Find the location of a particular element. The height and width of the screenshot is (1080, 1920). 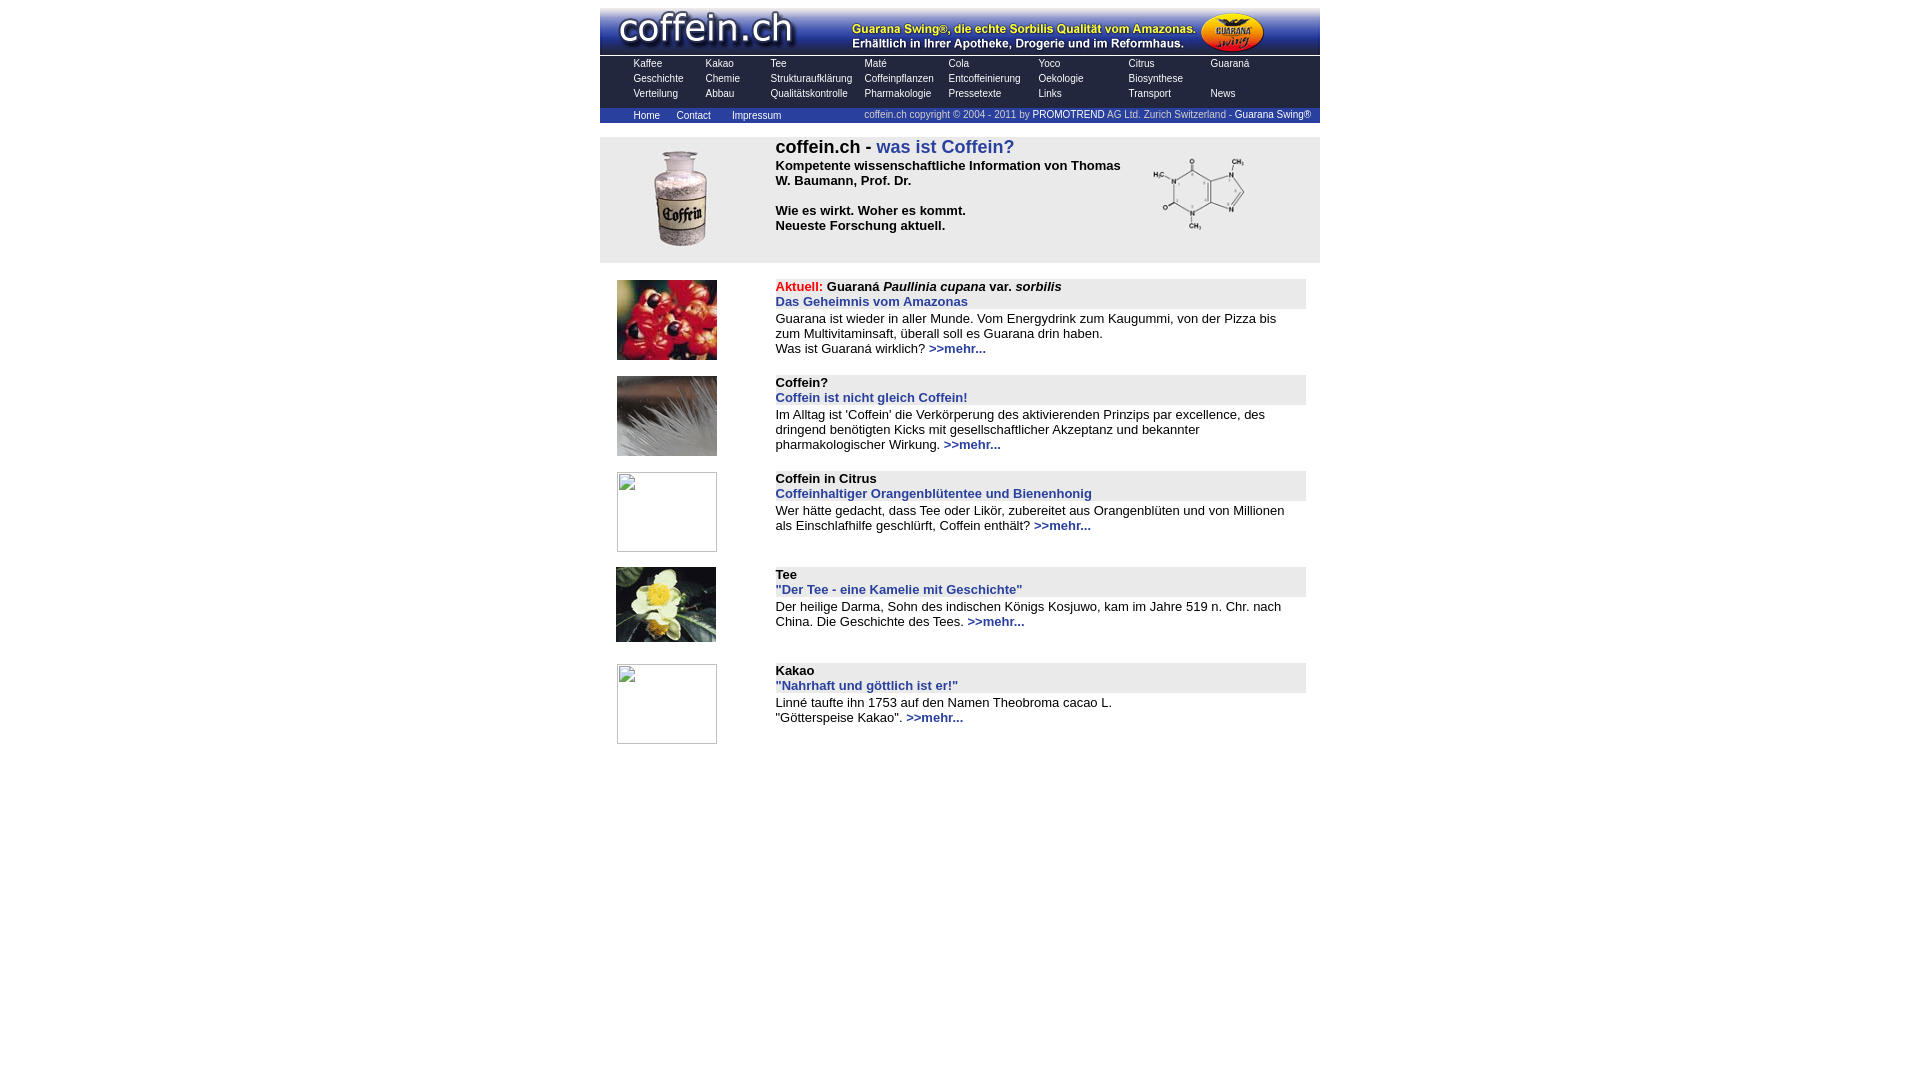

'Impressum' is located at coordinates (730, 115).